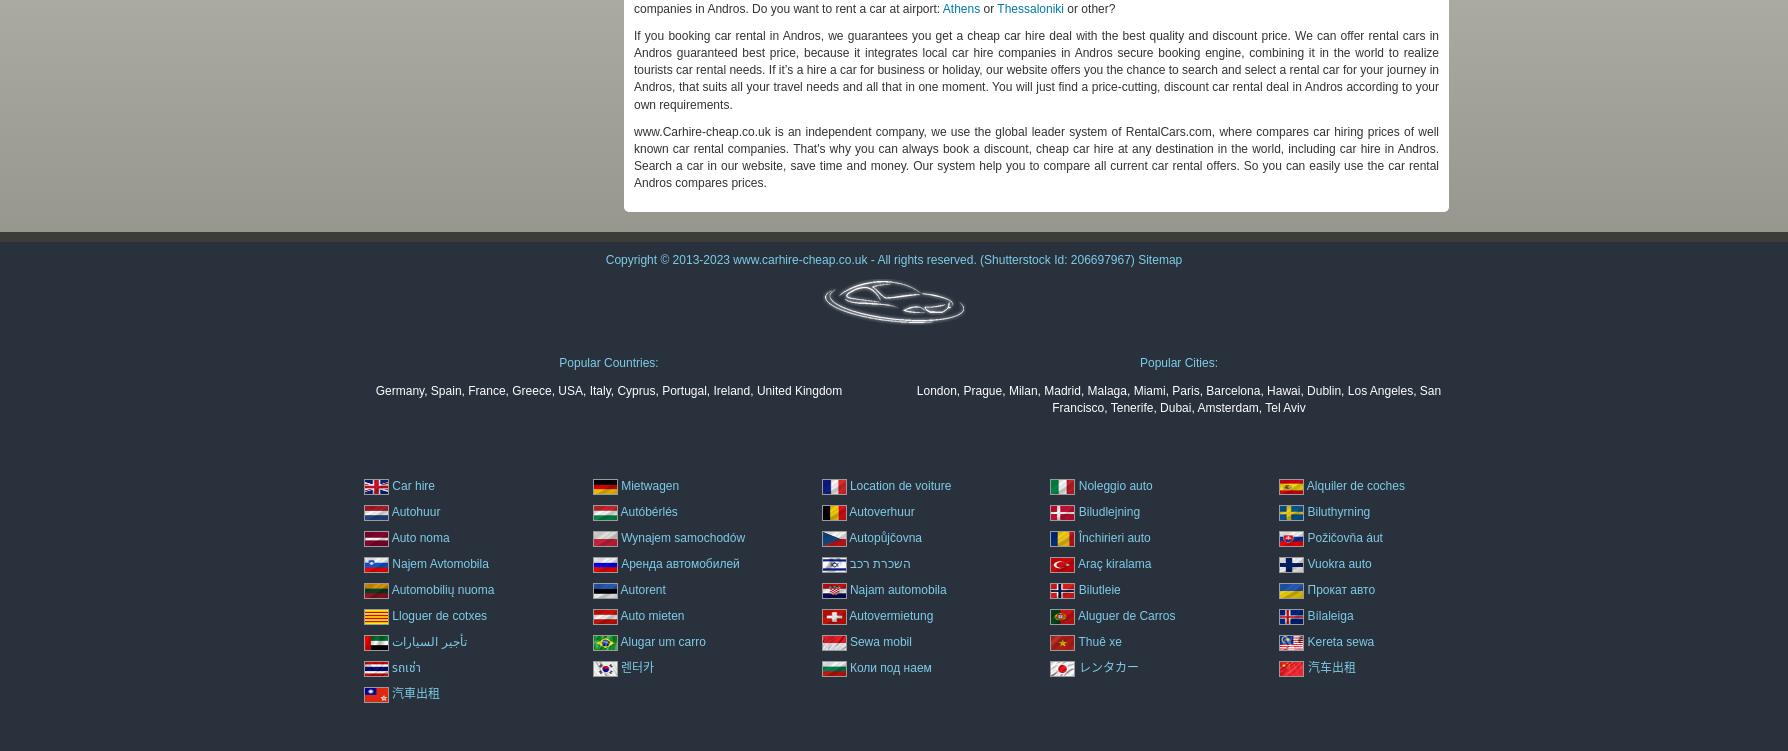 Image resolution: width=1788 pixels, height=751 pixels. Describe the element at coordinates (531, 388) in the screenshot. I see `'Greece'` at that location.